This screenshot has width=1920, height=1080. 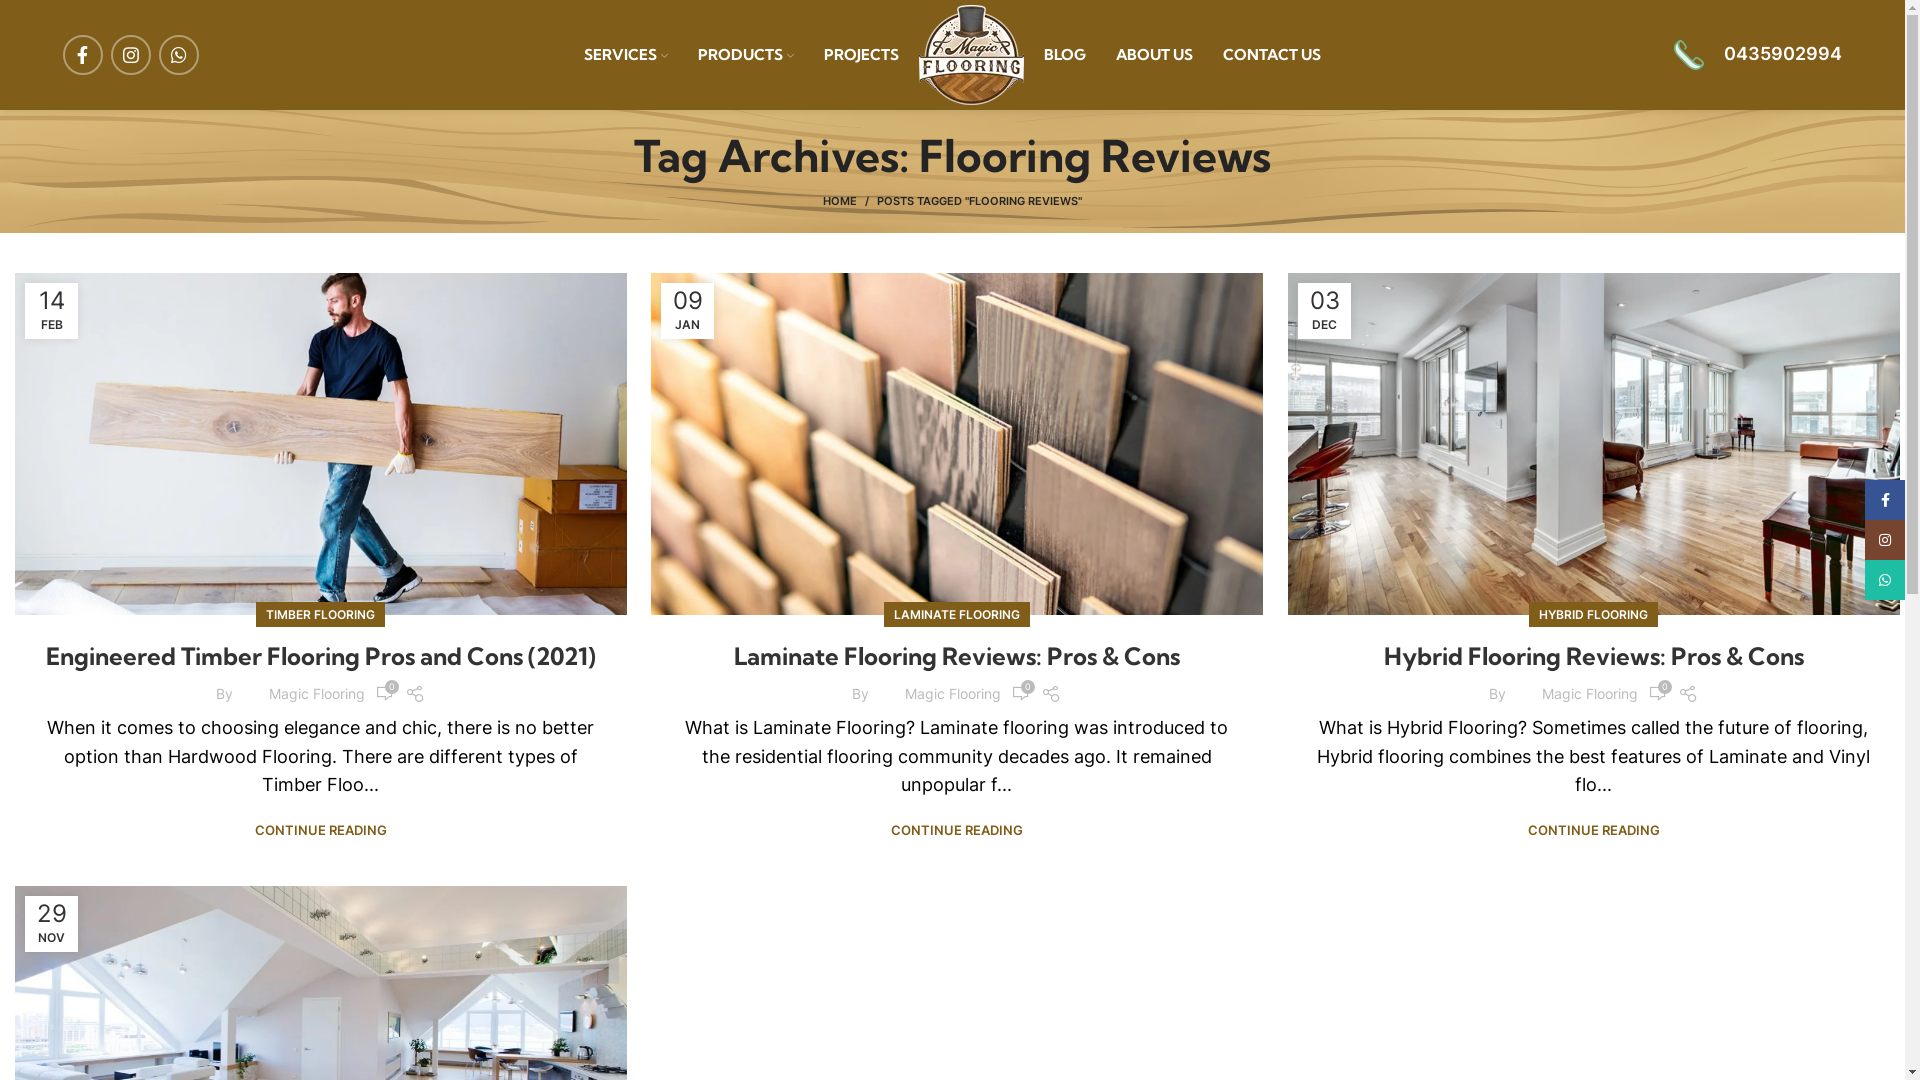 I want to click on 'SERVICES', so click(x=624, y=53).